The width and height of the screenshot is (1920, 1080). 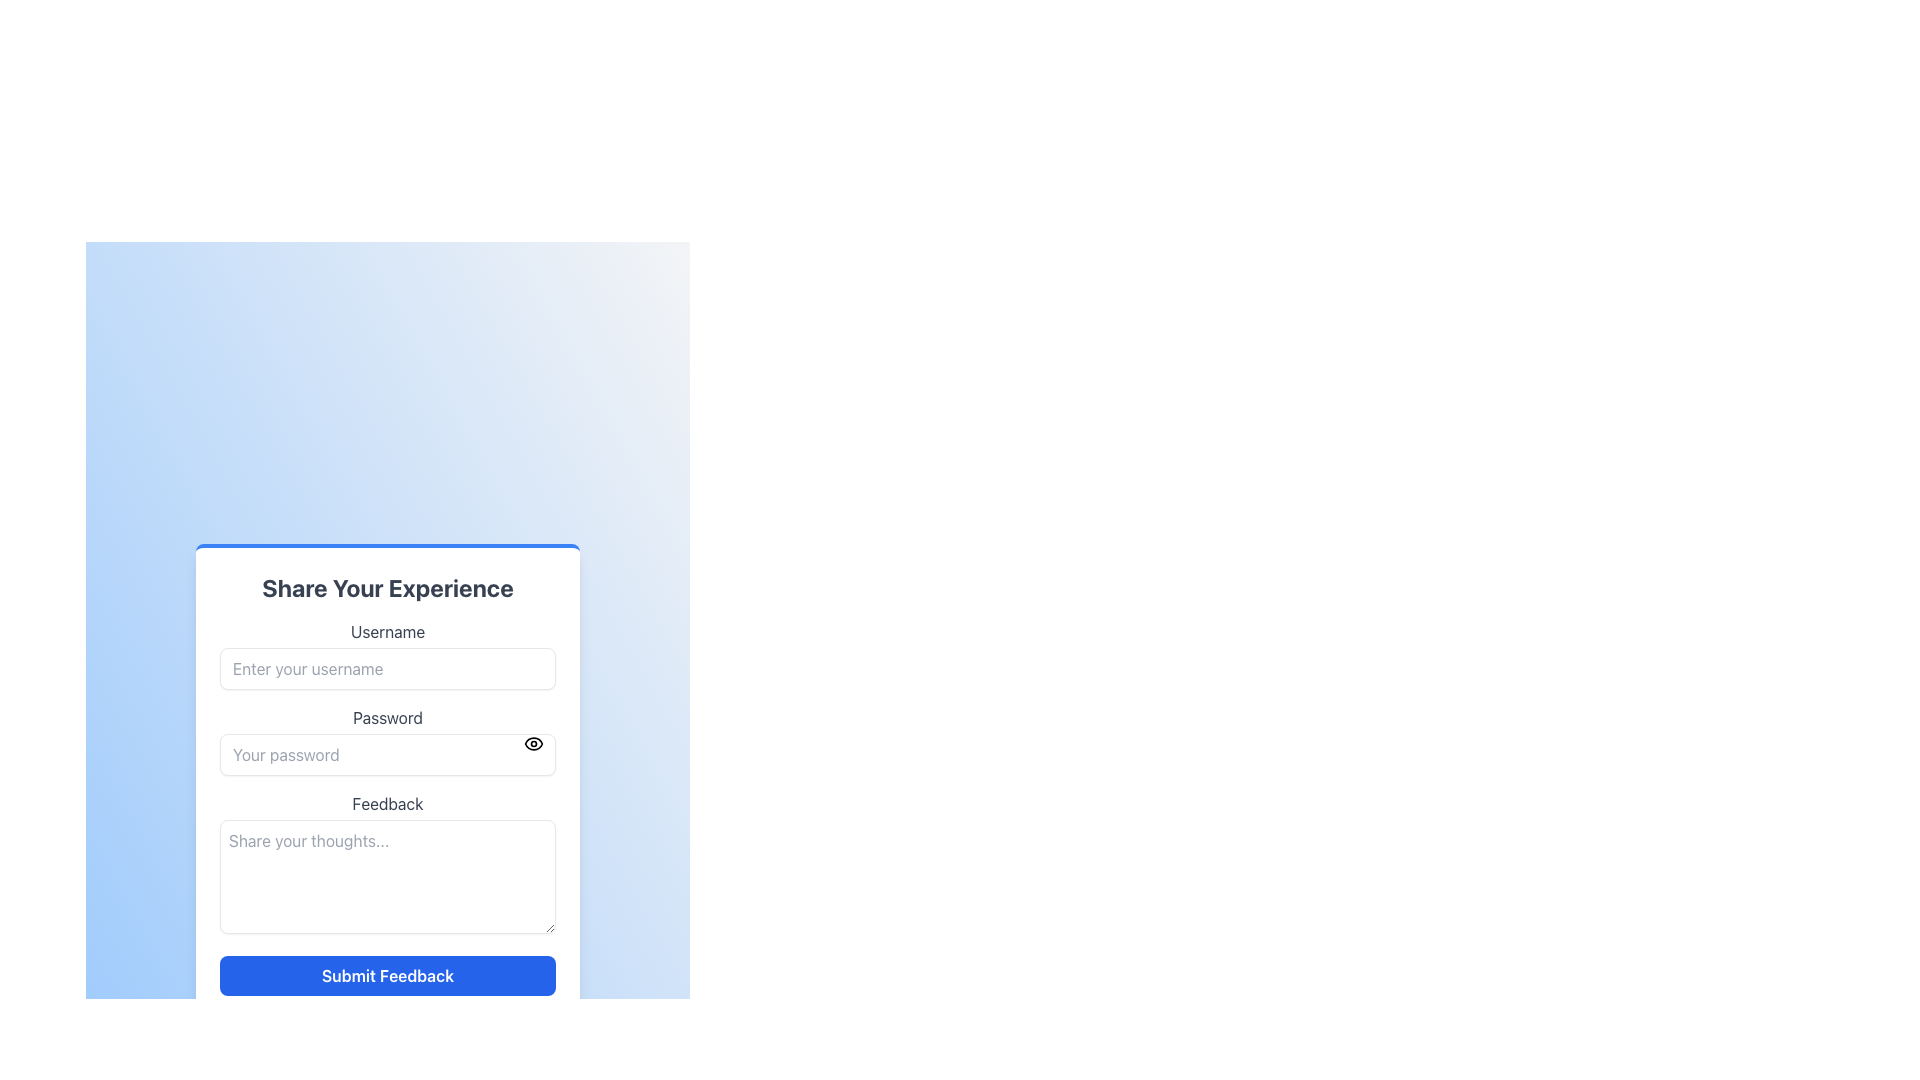 What do you see at coordinates (388, 740) in the screenshot?
I see `the password input field below the 'Username' section to type a password` at bounding box center [388, 740].